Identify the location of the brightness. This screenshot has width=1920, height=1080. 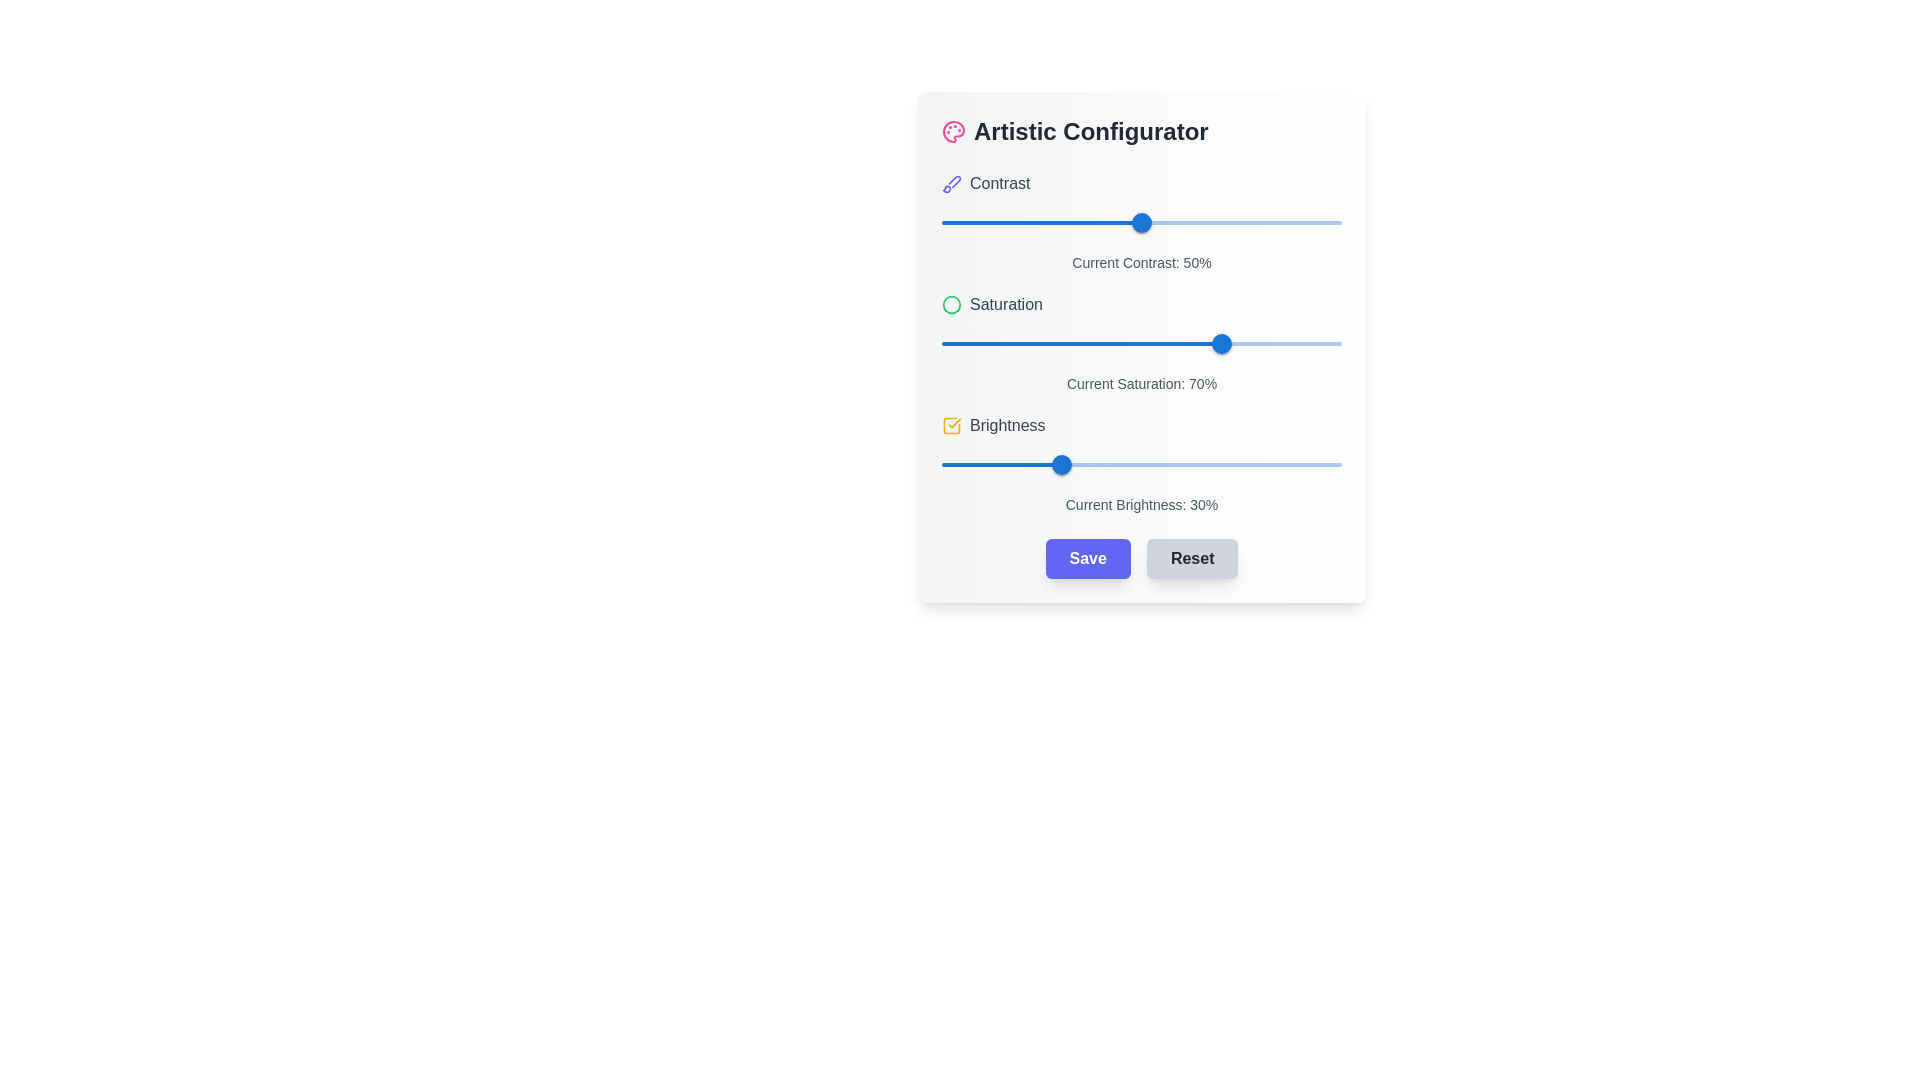
(1129, 465).